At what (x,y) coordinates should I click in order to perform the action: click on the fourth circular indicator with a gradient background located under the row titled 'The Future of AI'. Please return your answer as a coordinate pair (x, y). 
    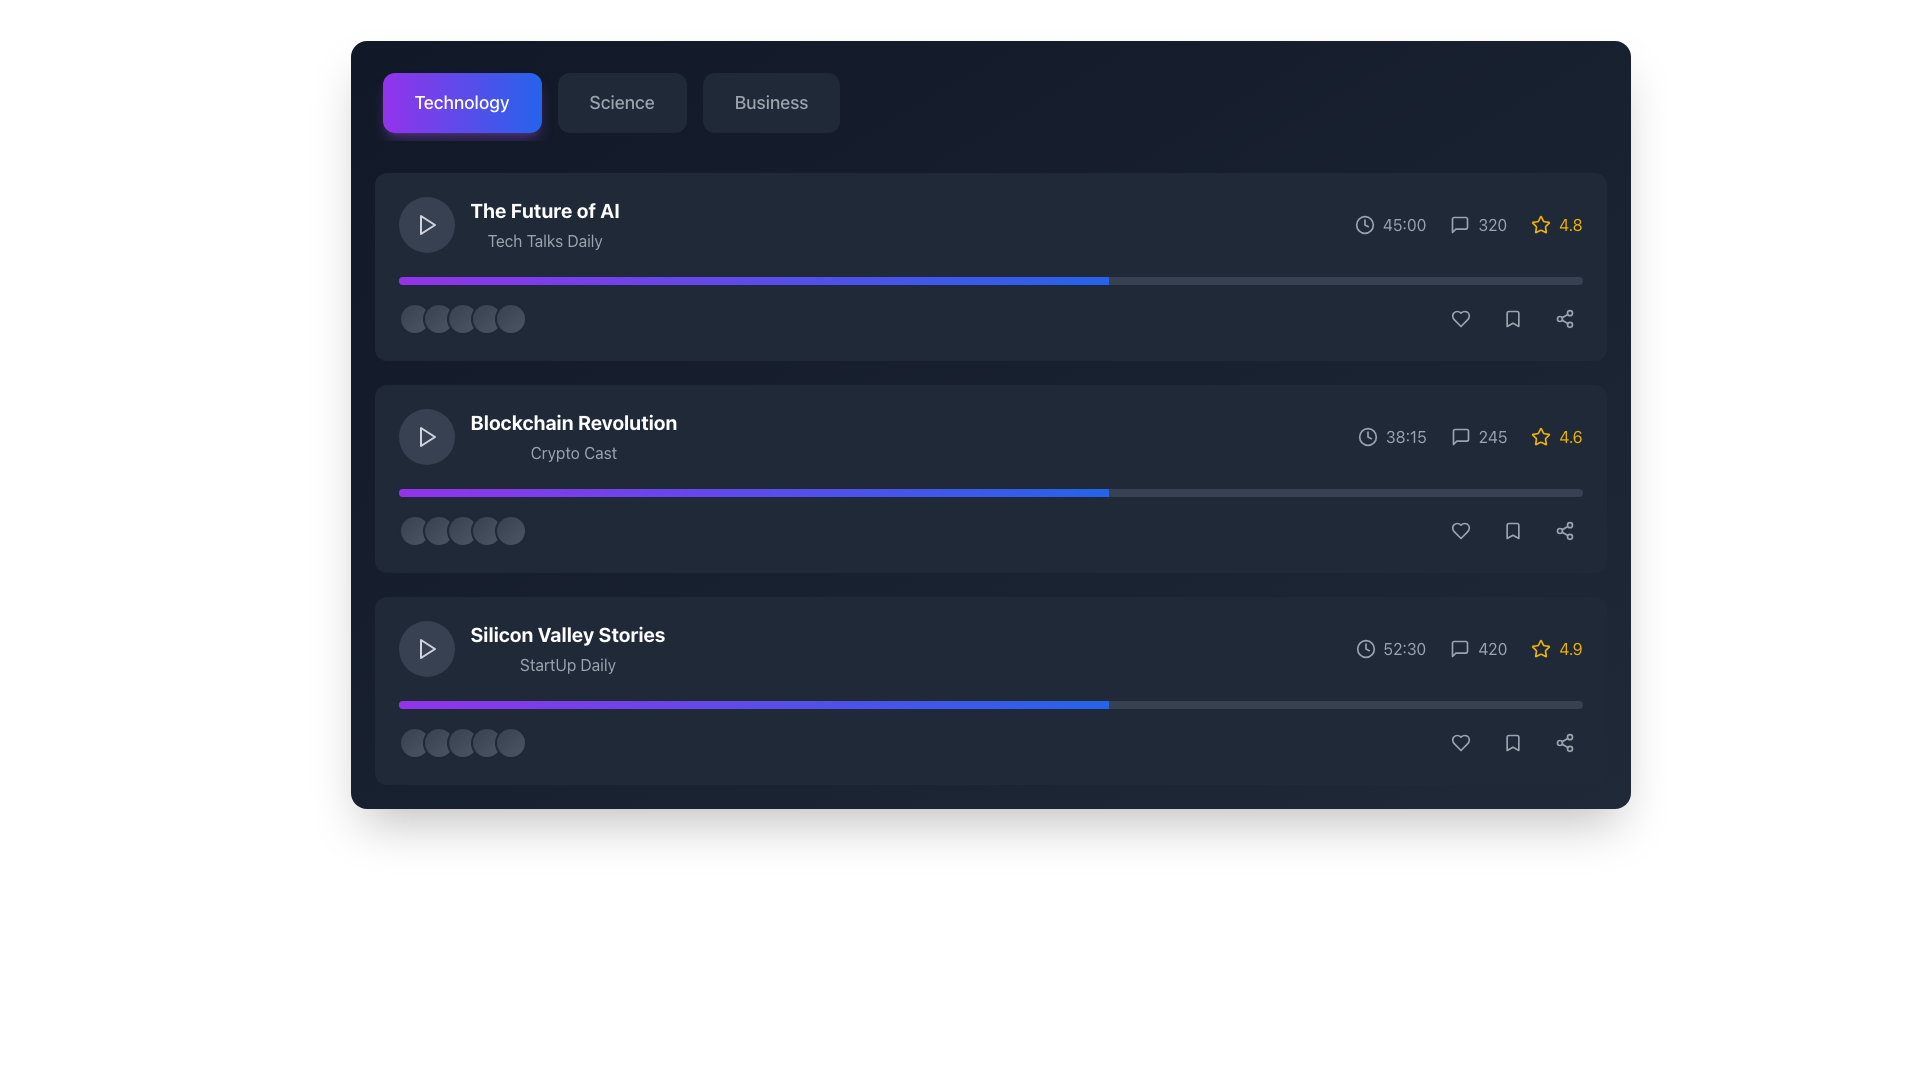
    Looking at the image, I should click on (486, 318).